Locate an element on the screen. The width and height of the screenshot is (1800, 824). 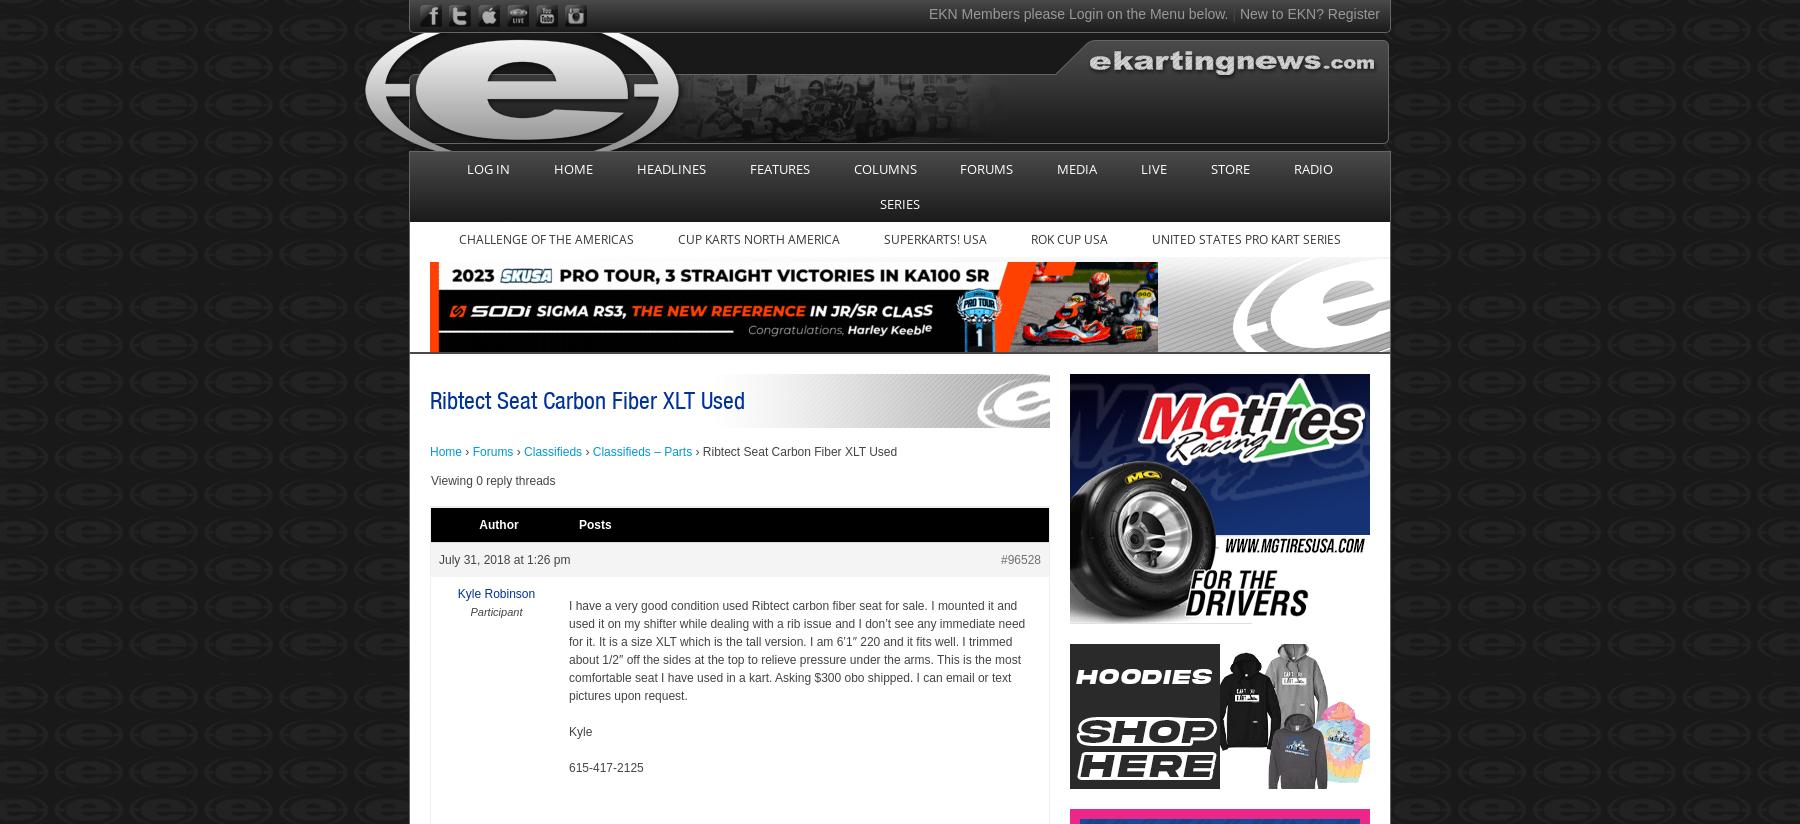
'Kyle Robinson' is located at coordinates (495, 593).